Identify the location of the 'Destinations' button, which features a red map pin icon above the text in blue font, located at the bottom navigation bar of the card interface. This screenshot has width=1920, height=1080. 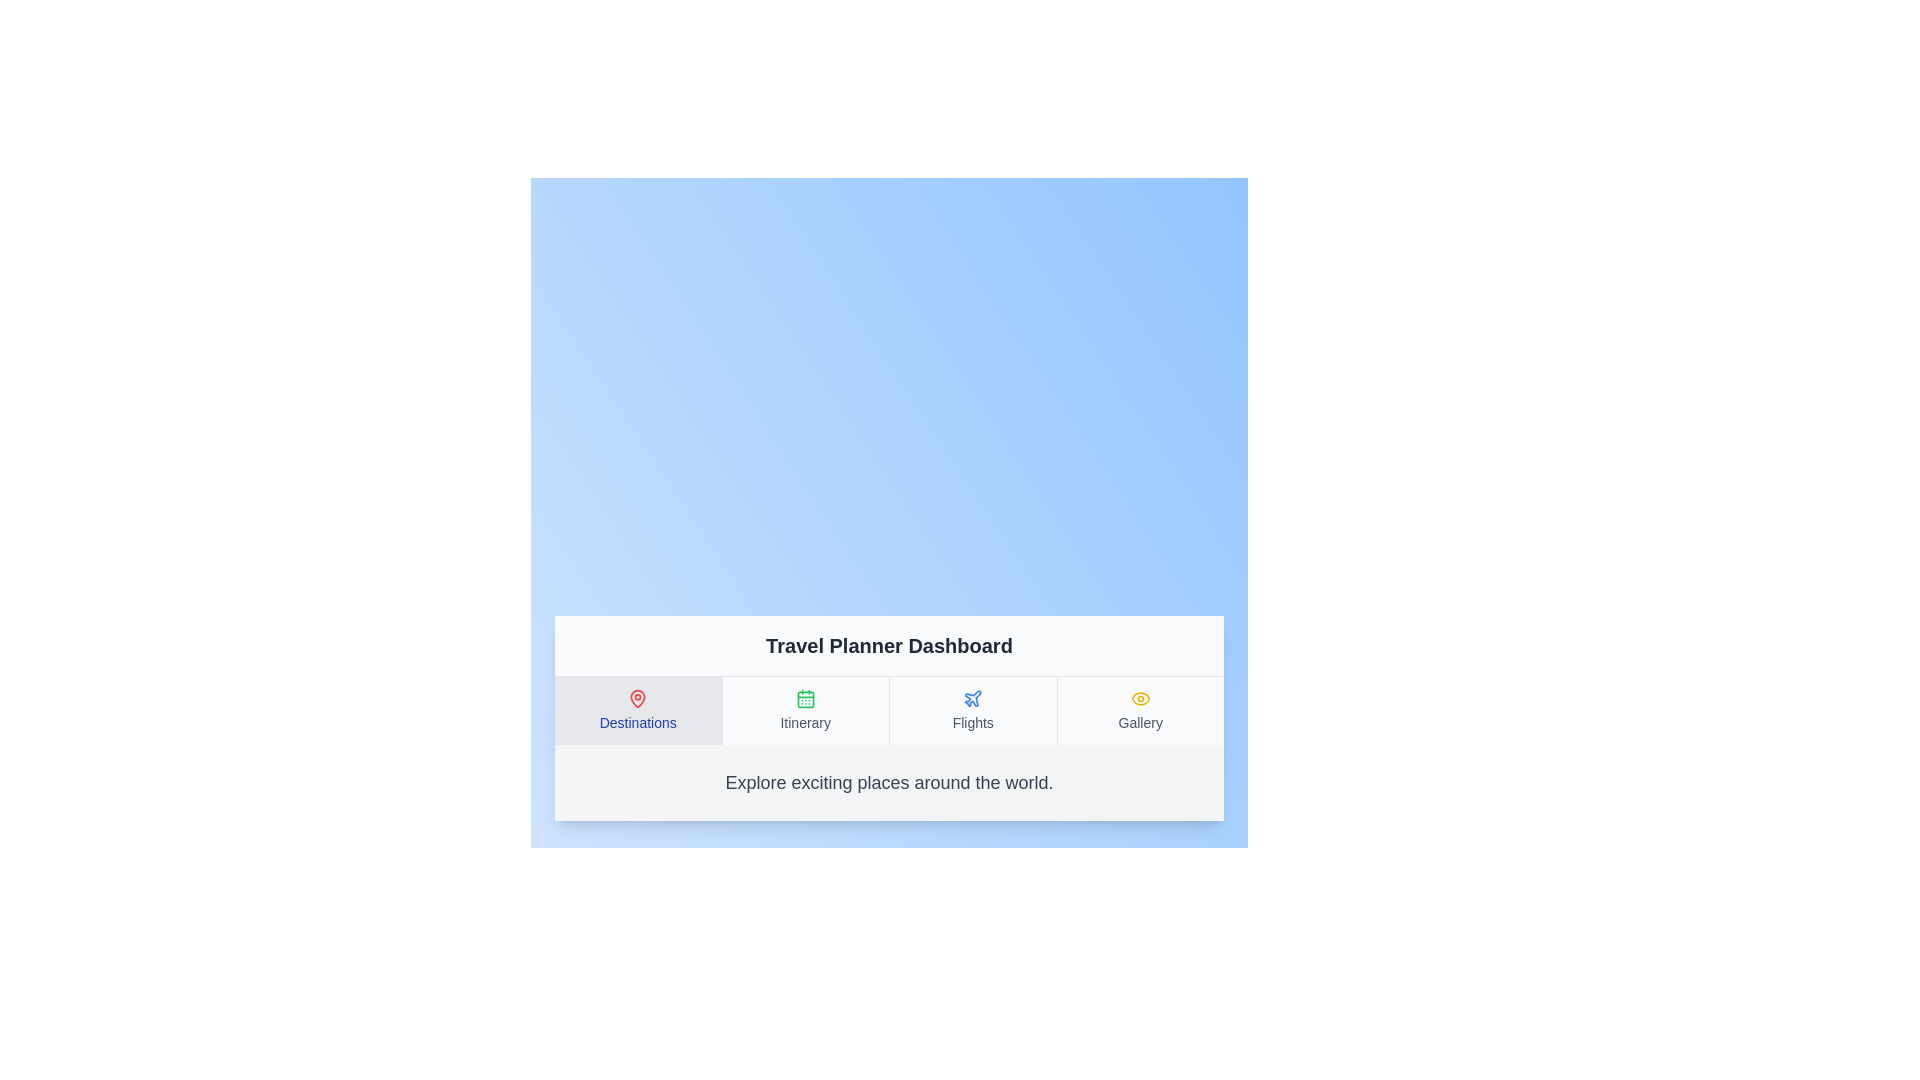
(637, 709).